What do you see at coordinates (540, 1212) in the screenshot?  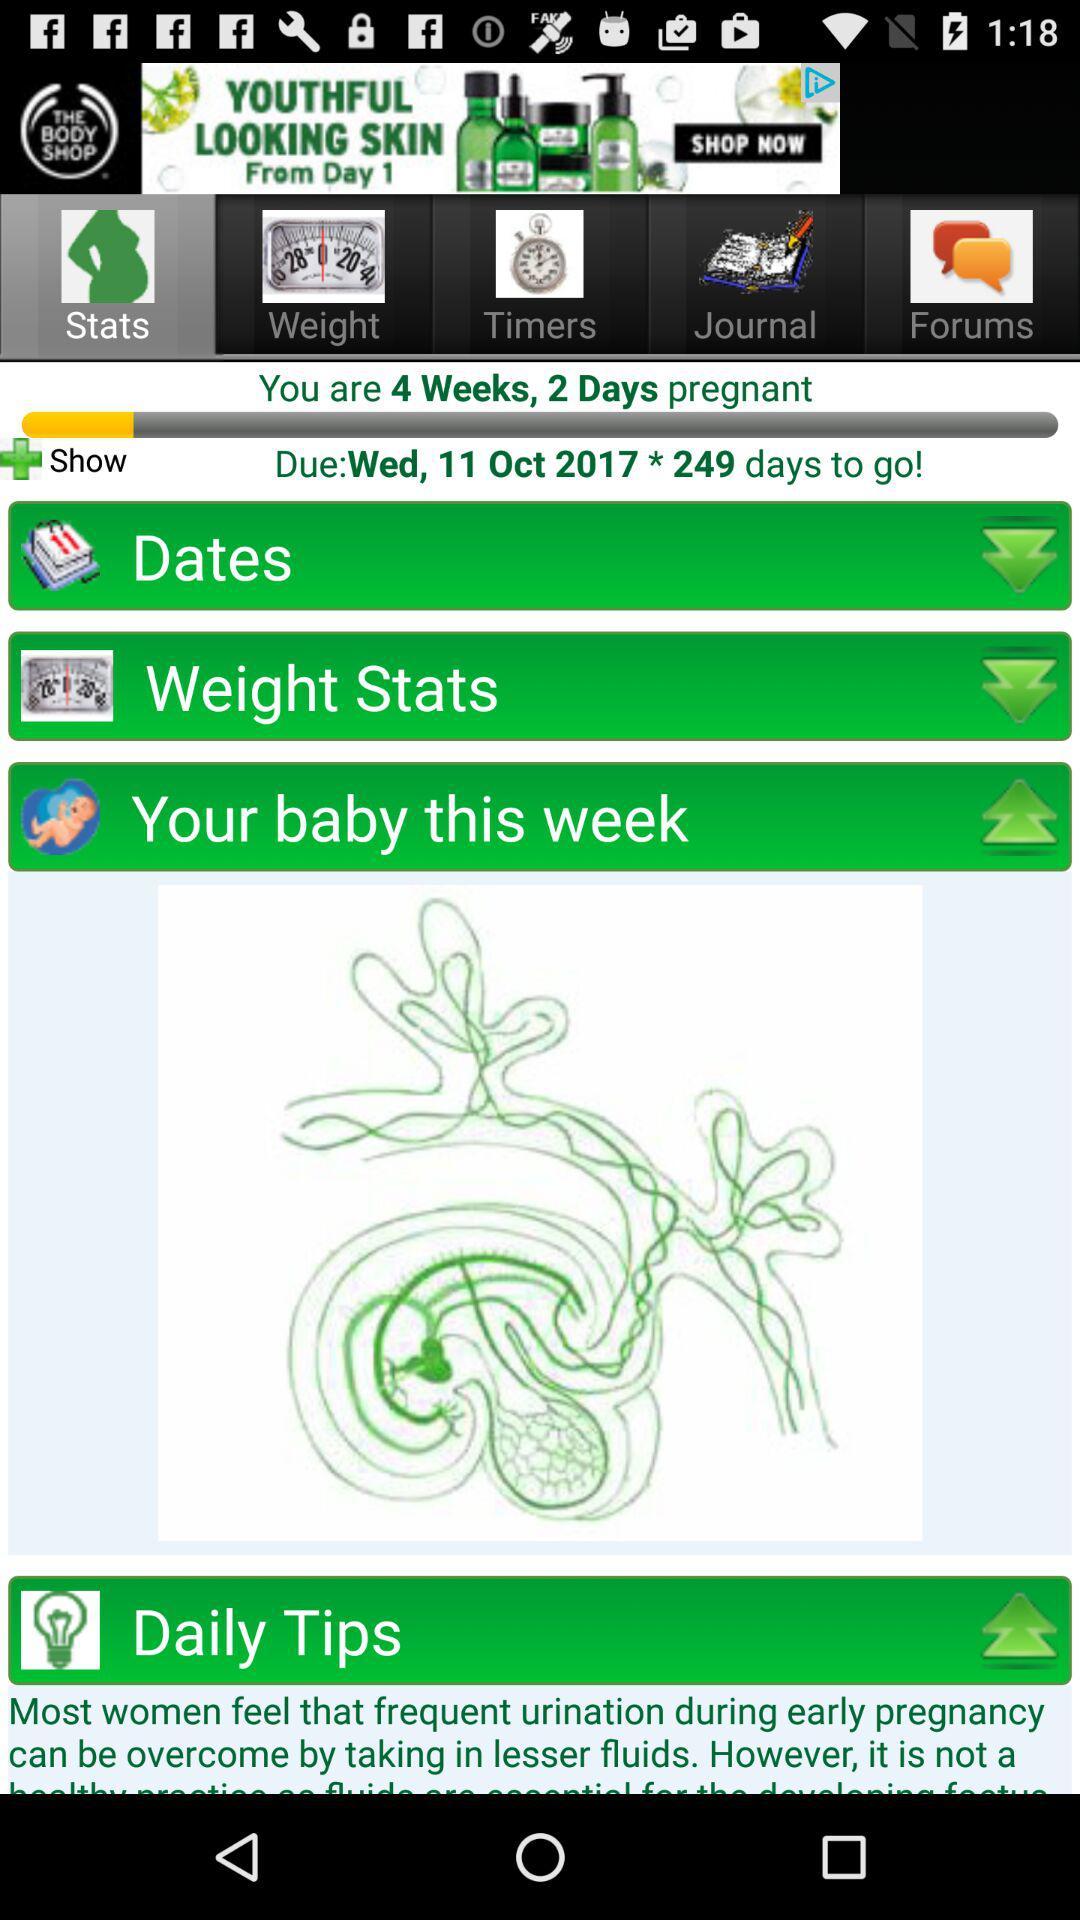 I see `view image` at bounding box center [540, 1212].